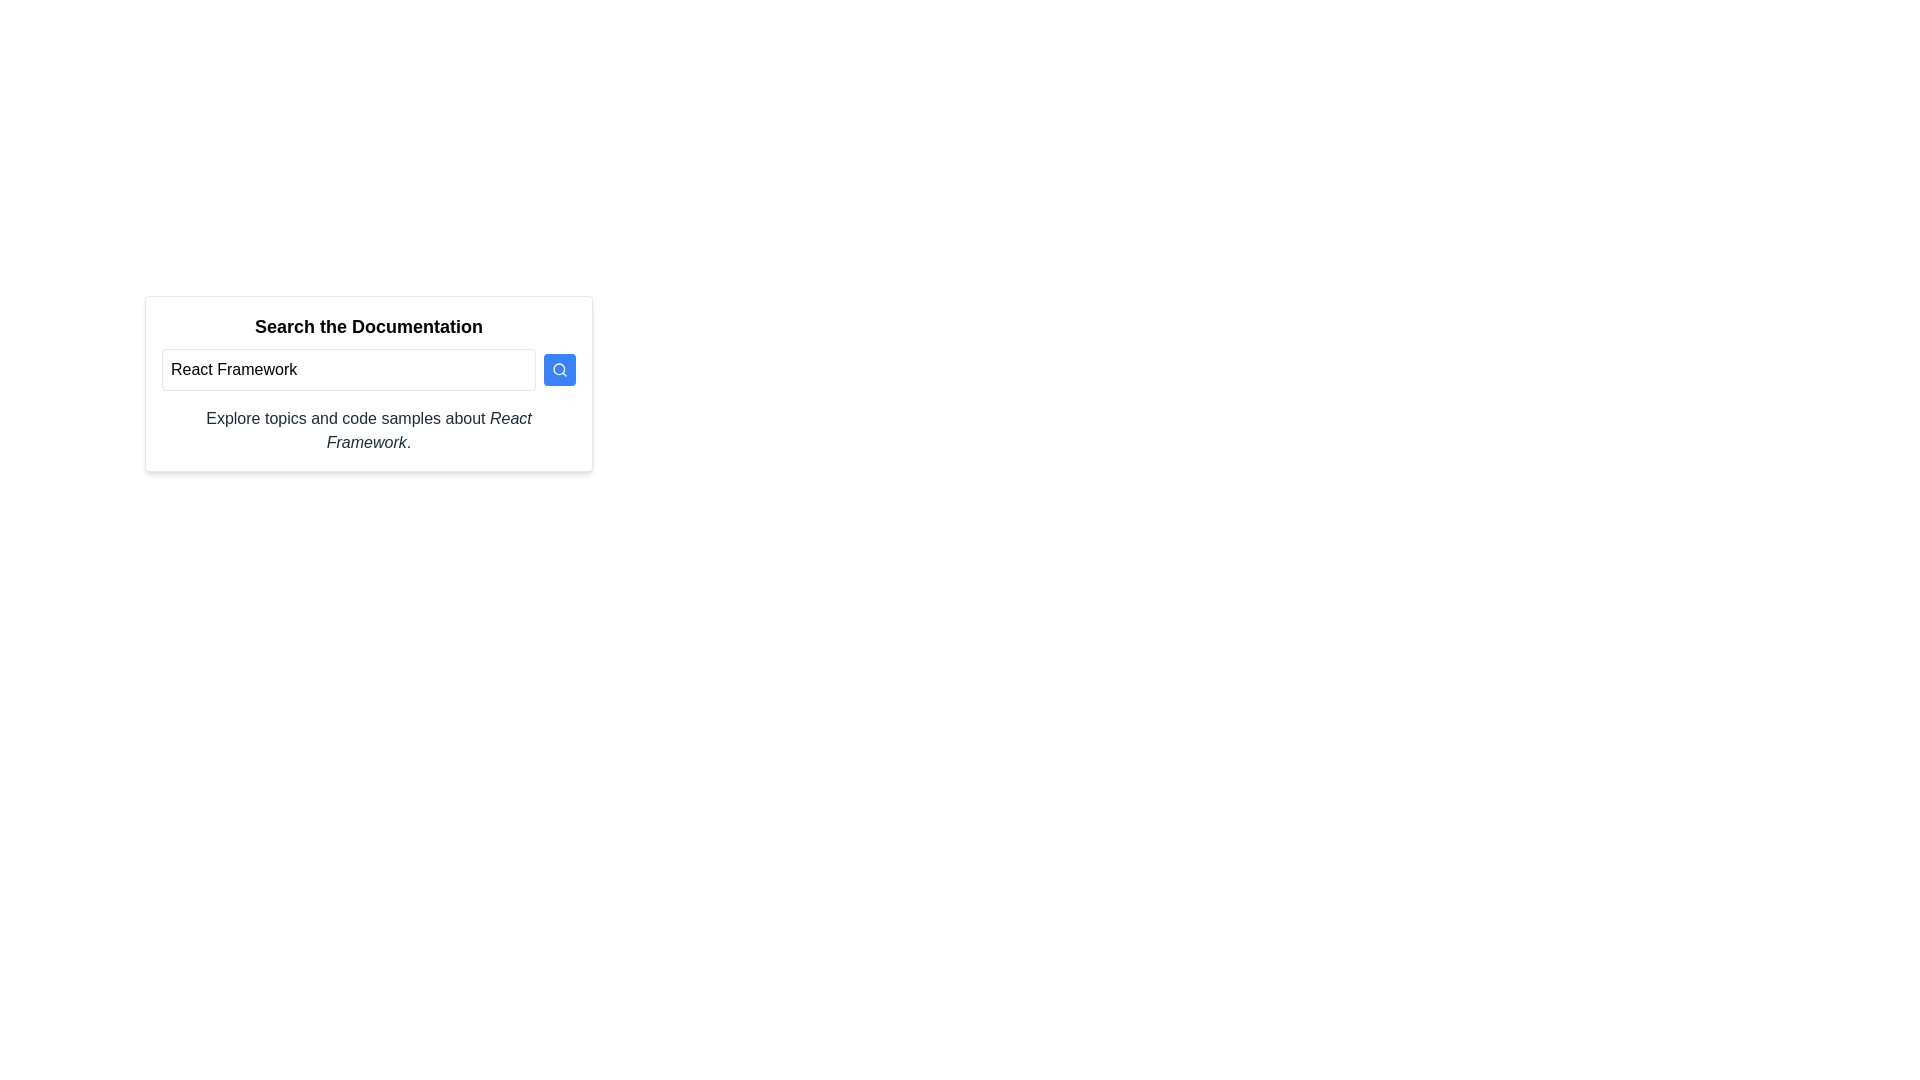  Describe the element at coordinates (369, 430) in the screenshot. I see `the descriptive text element that provides information about available topics and code samples related to the React Framework, positioned below the search bar and title 'Search the Documentation'` at that location.